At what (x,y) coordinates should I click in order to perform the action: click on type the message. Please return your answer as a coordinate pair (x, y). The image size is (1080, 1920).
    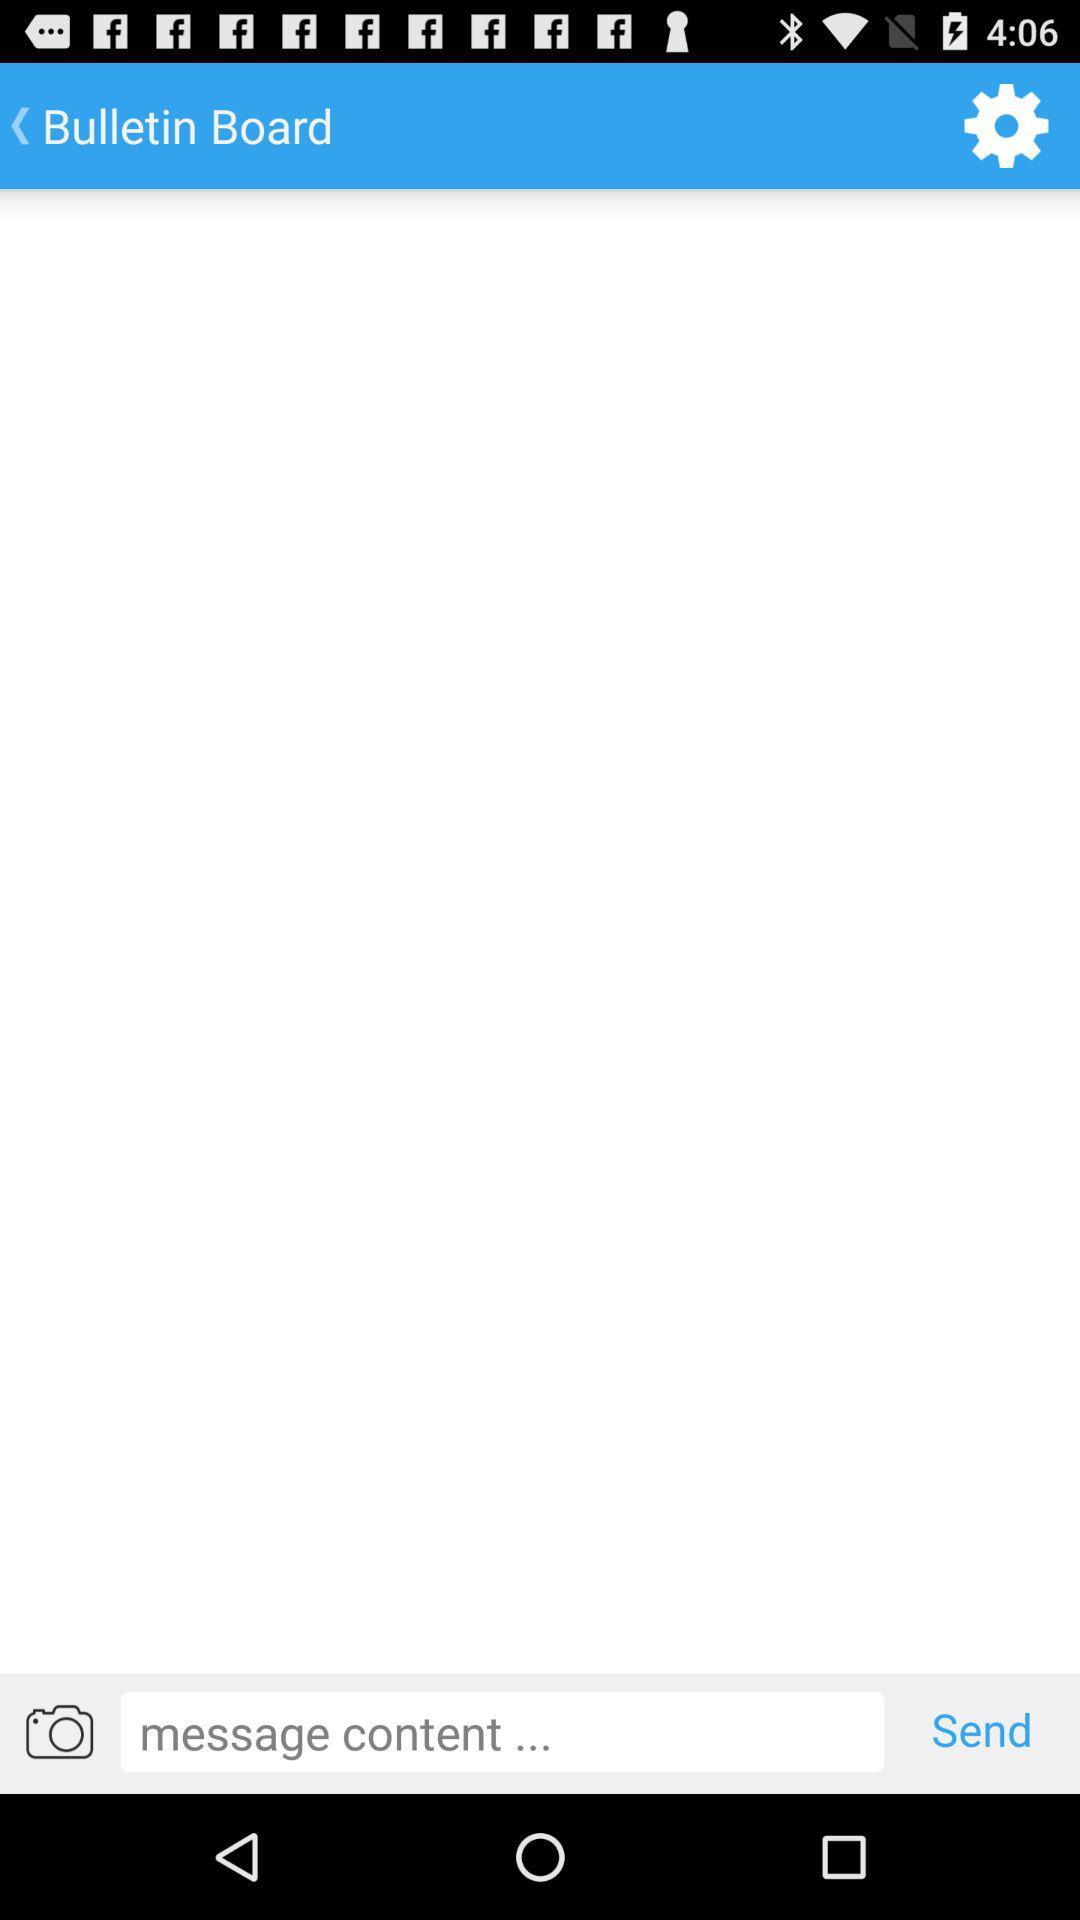
    Looking at the image, I should click on (501, 1731).